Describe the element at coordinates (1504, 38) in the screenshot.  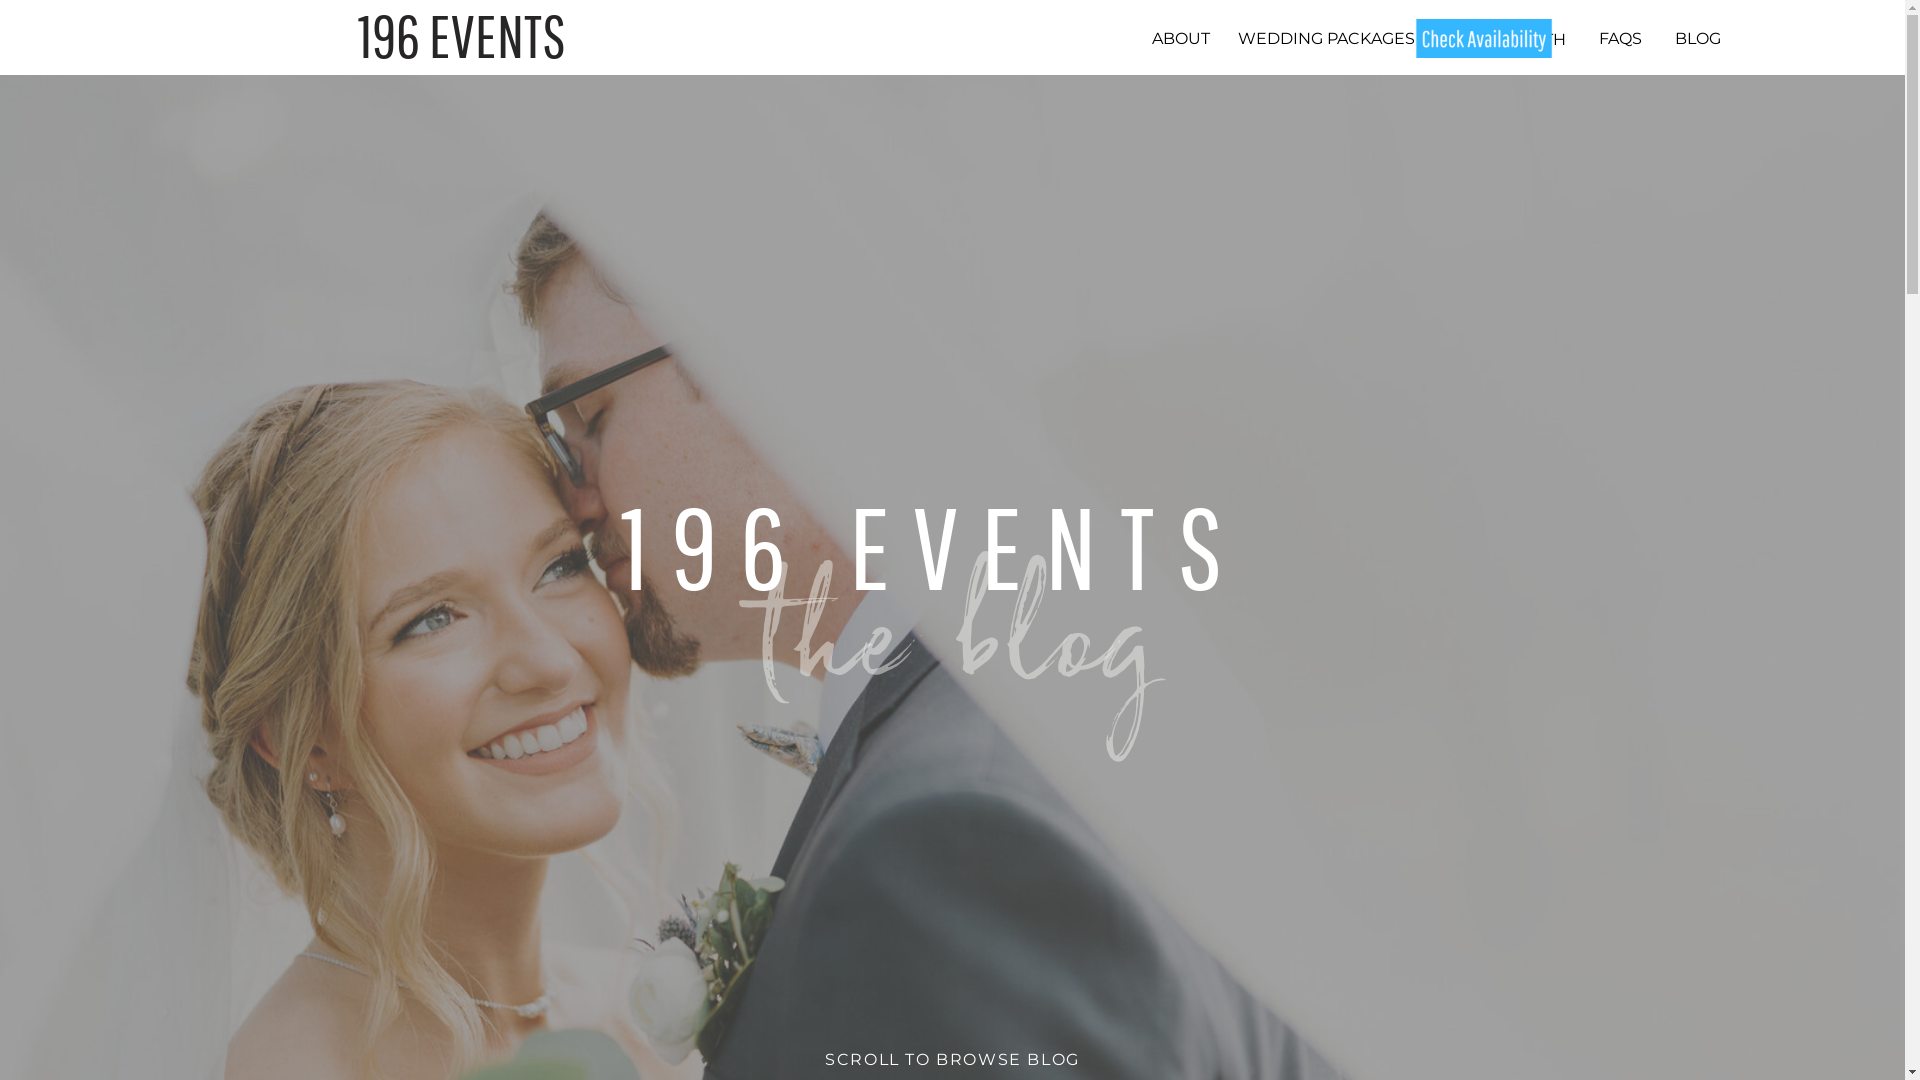
I see `'PHOTO BOOTH'` at that location.